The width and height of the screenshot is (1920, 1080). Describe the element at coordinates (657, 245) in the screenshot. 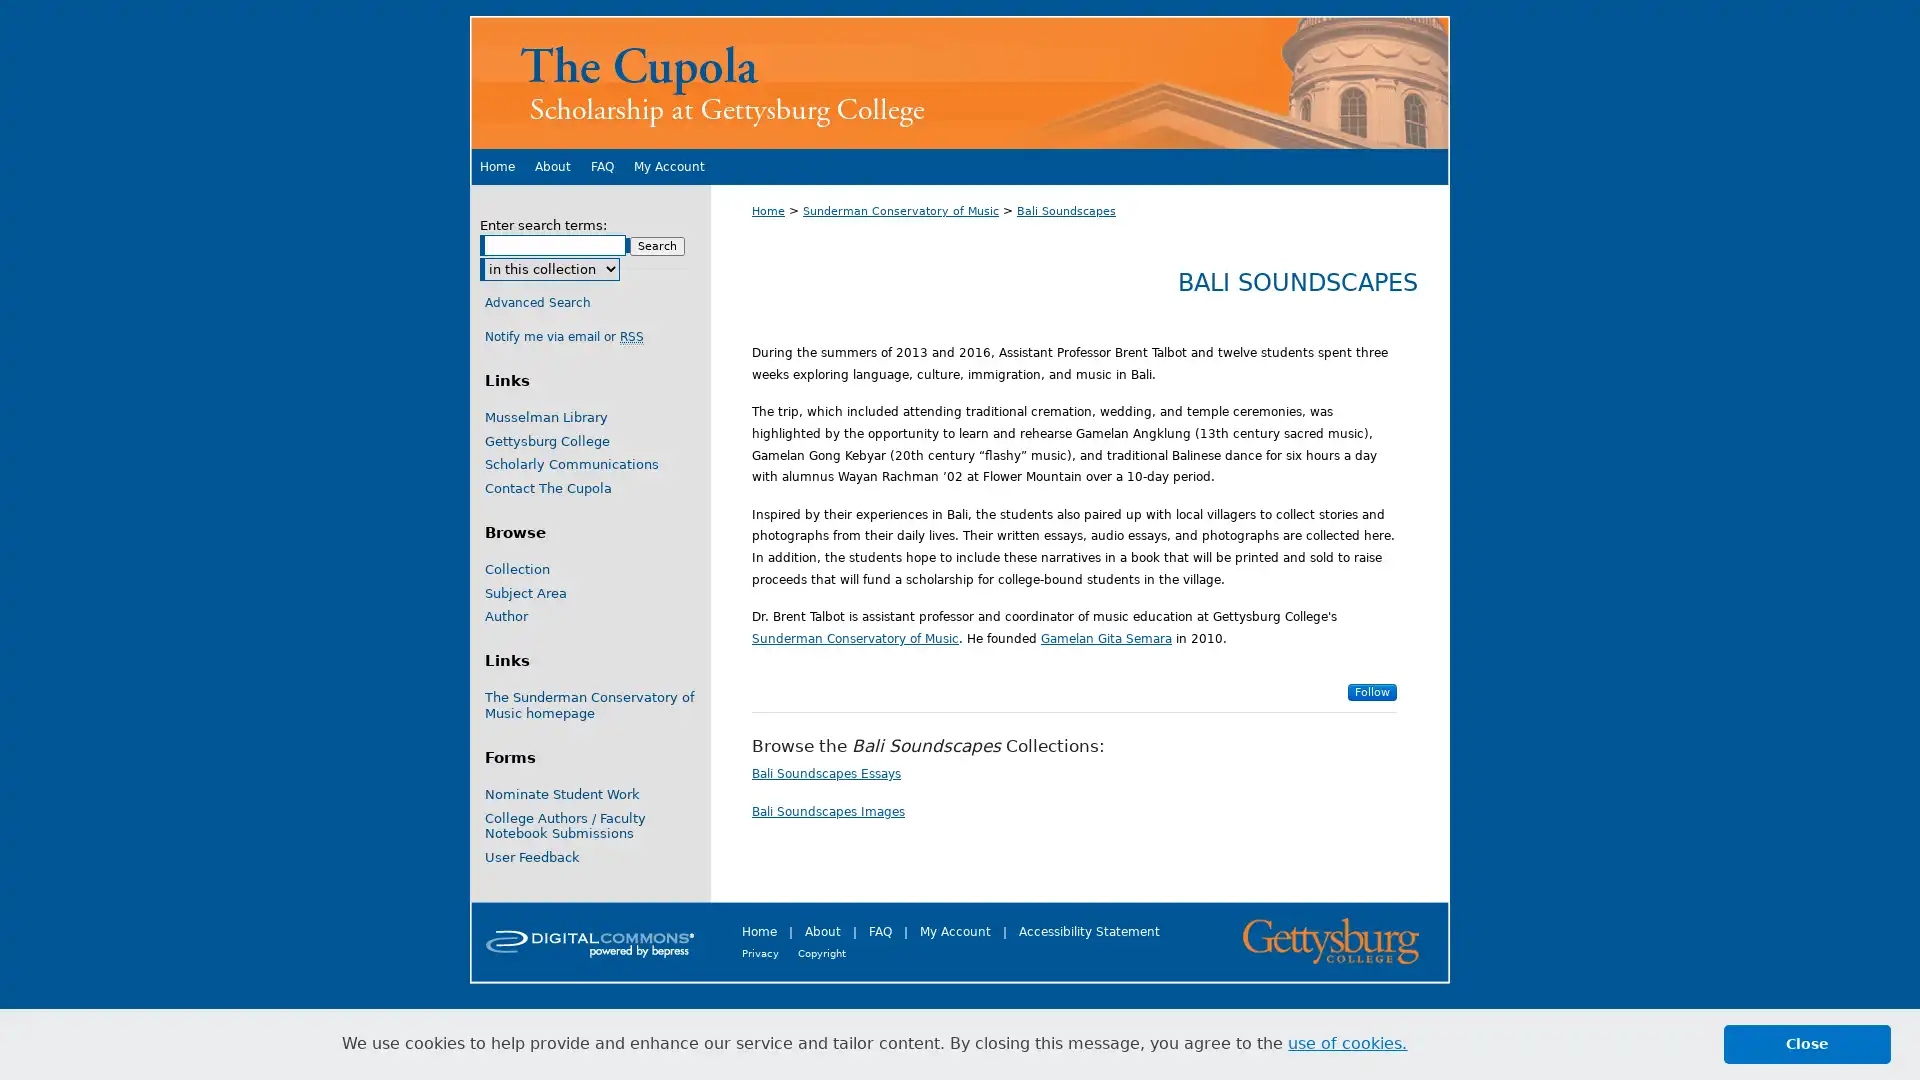

I see `Search` at that location.